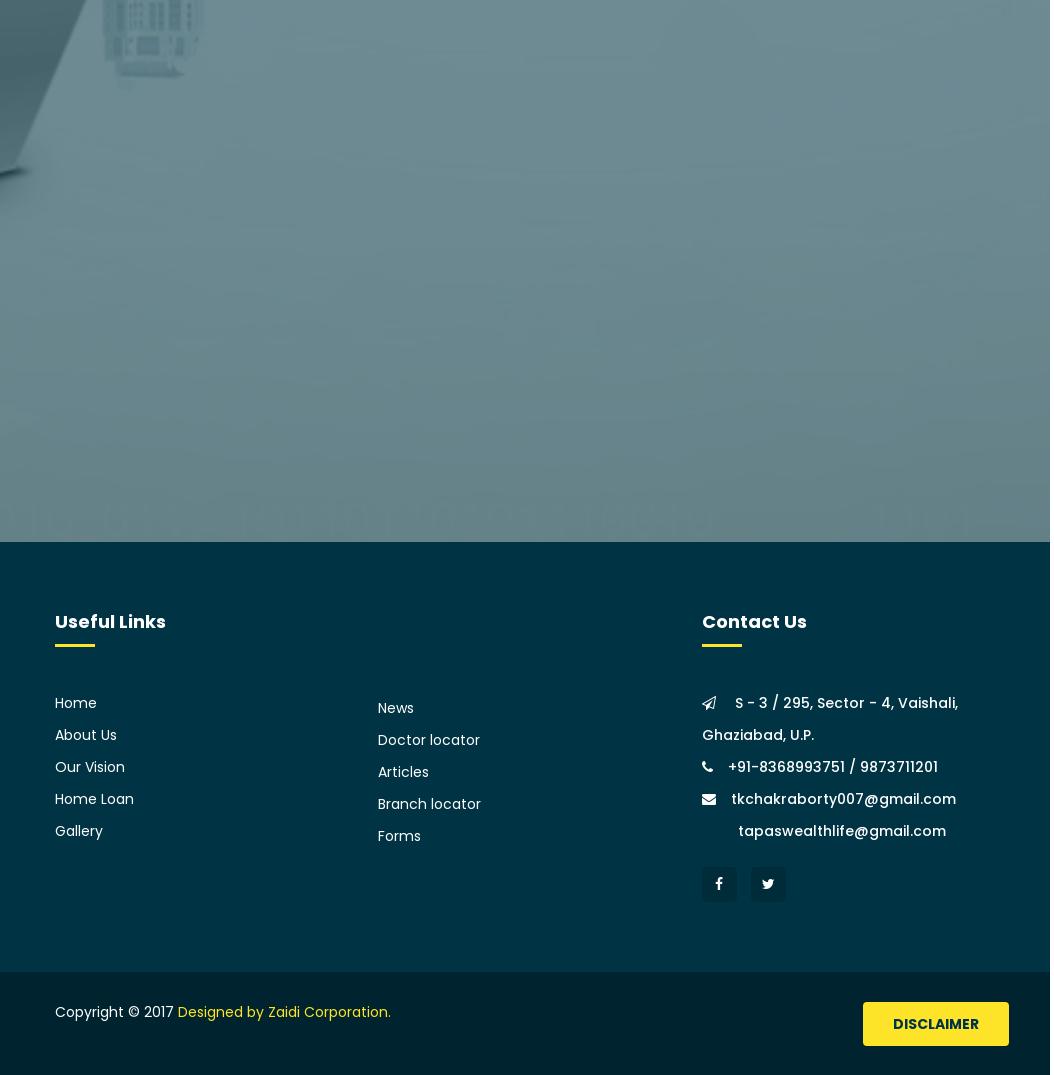 This screenshot has height=1075, width=1054. What do you see at coordinates (54, 734) in the screenshot?
I see `'About Us'` at bounding box center [54, 734].